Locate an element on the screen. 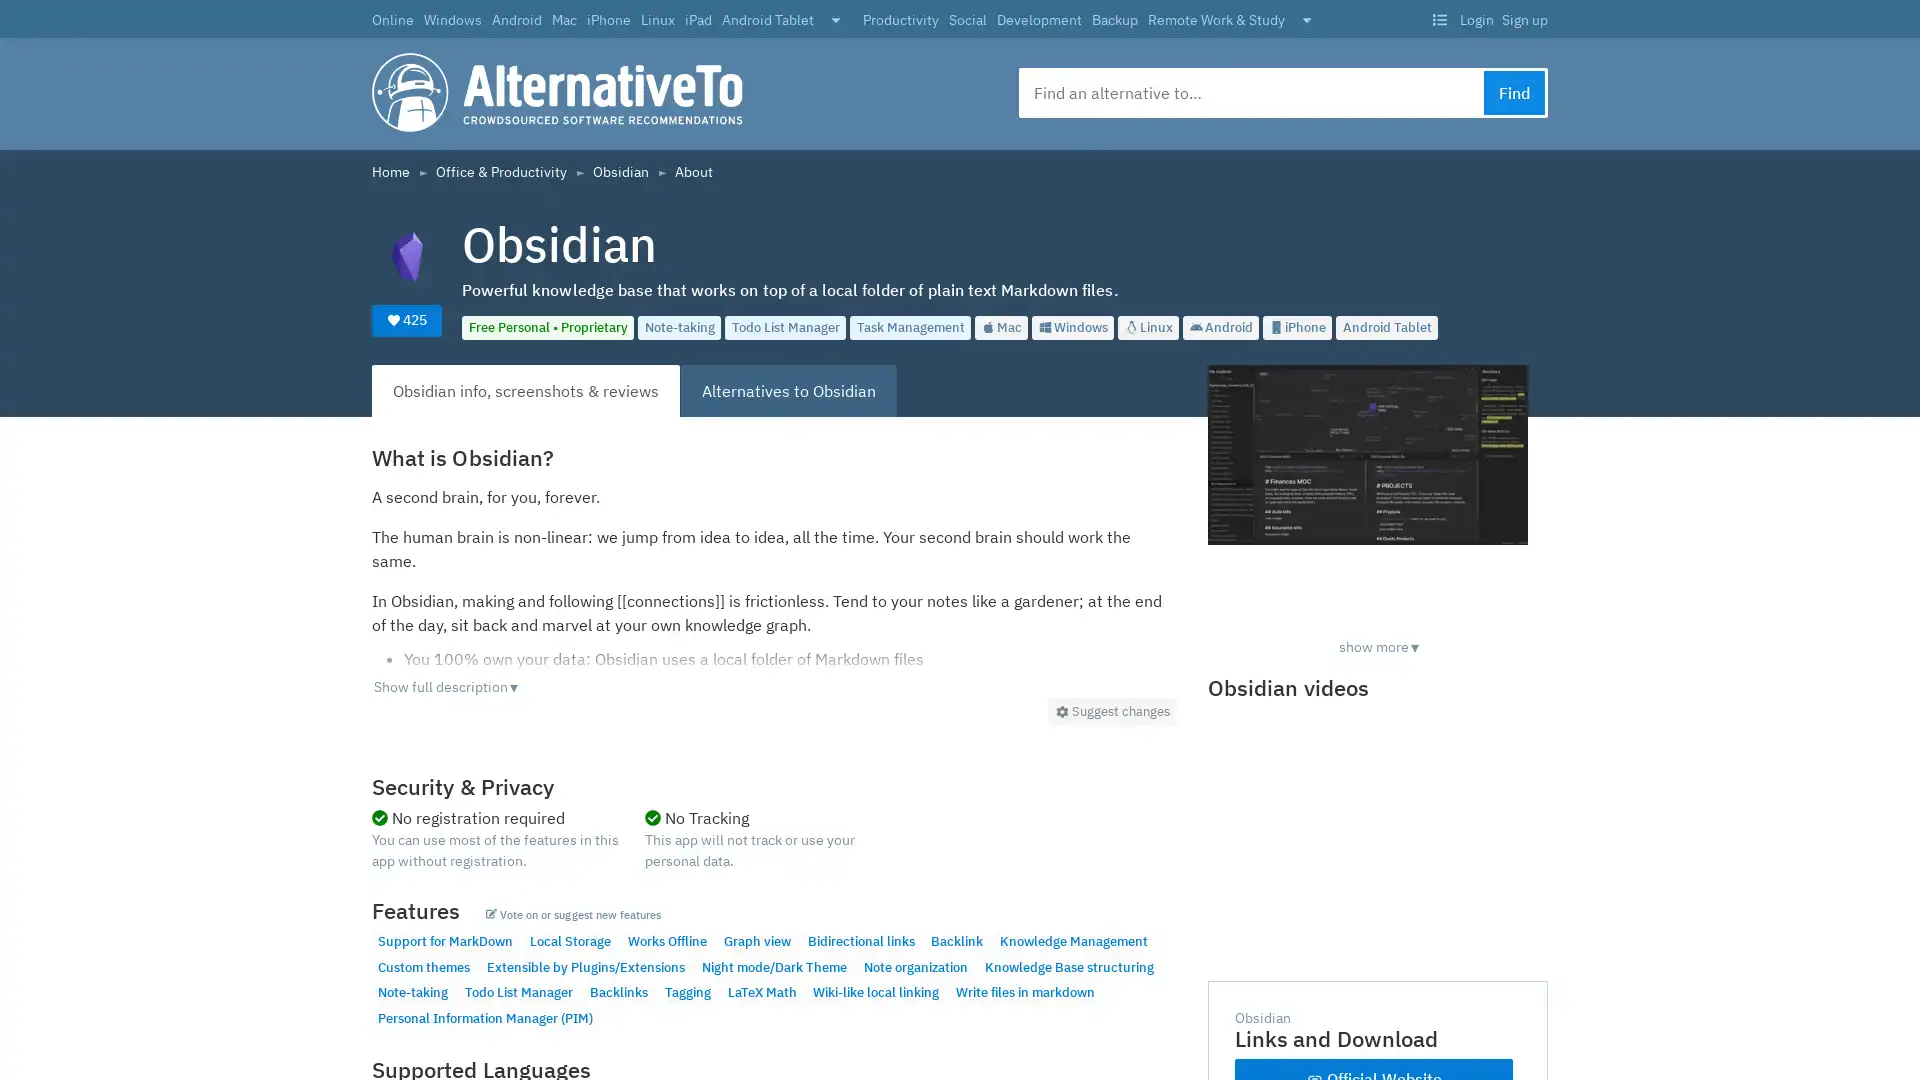 The height and width of the screenshot is (1080, 1920). Show all categories is located at coordinates (1306, 21).